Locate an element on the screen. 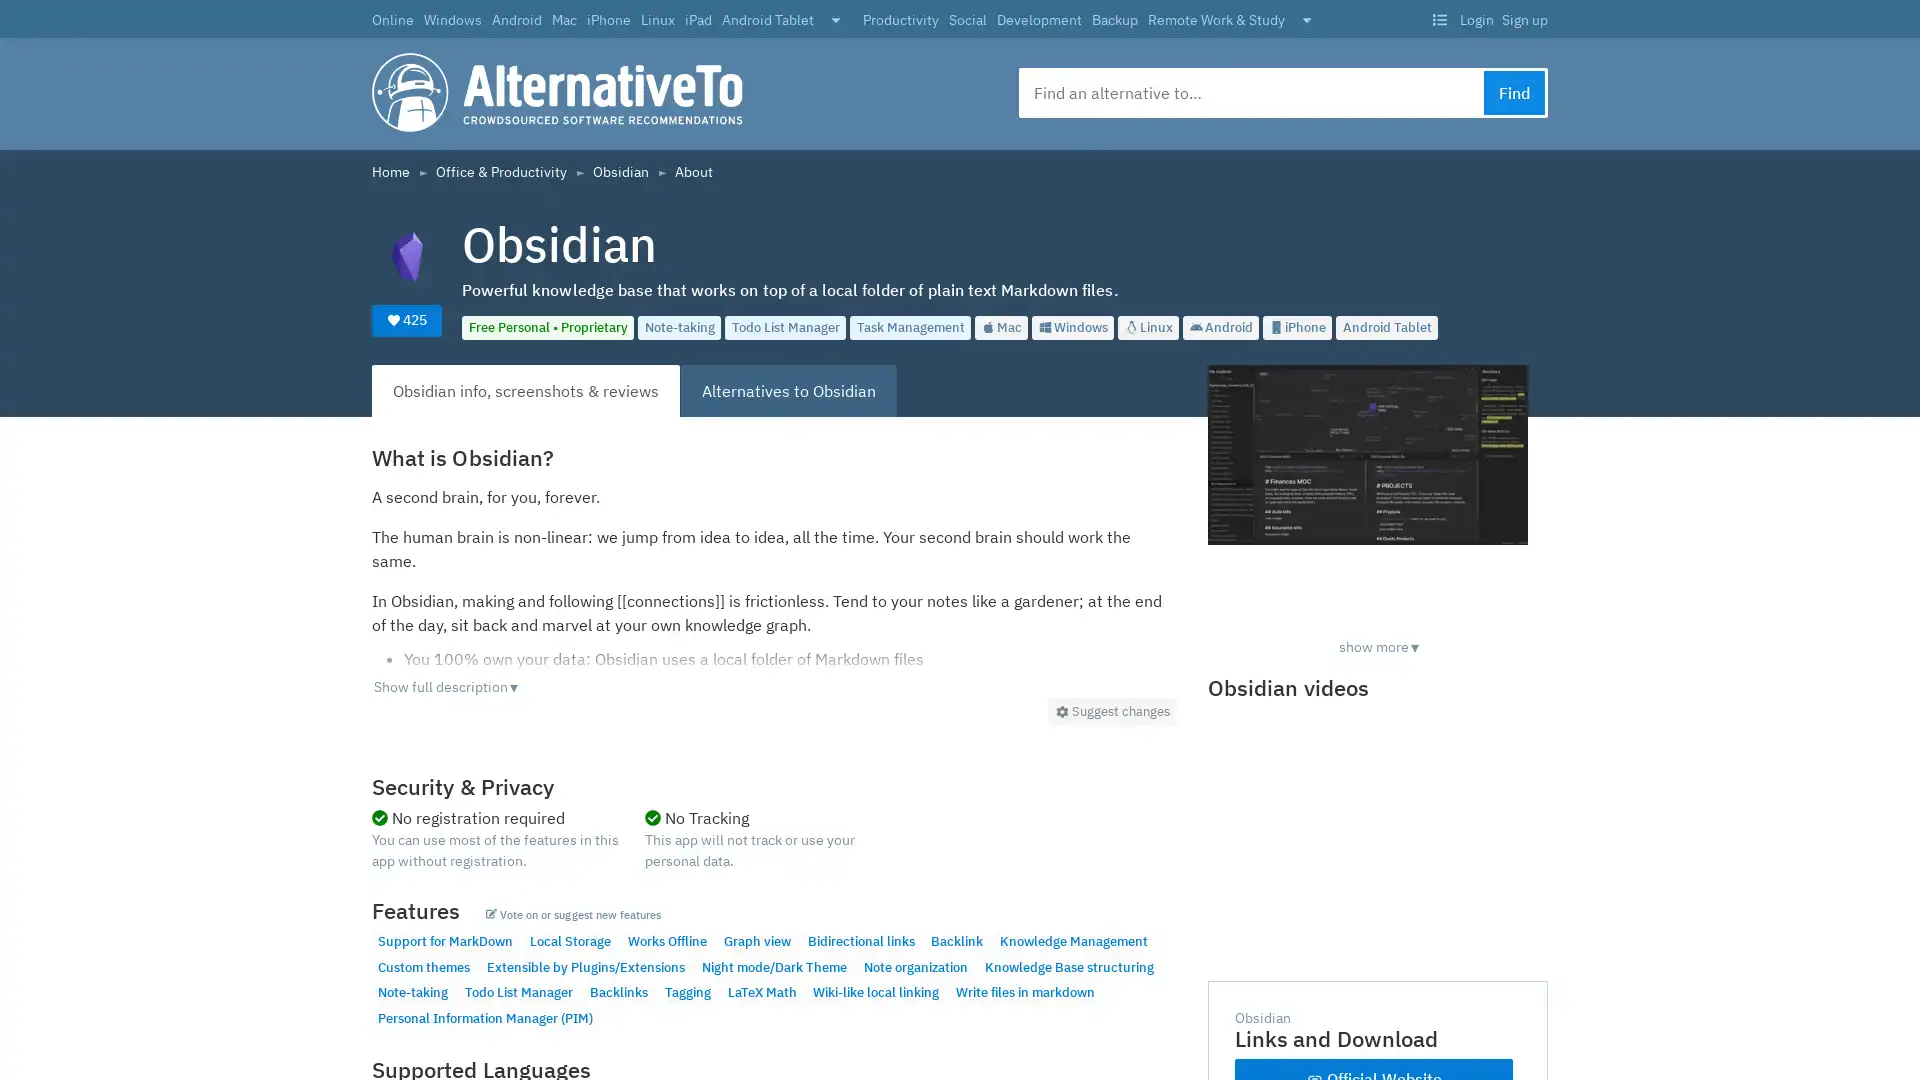 The height and width of the screenshot is (1080, 1920). Show all categories is located at coordinates (1306, 21).